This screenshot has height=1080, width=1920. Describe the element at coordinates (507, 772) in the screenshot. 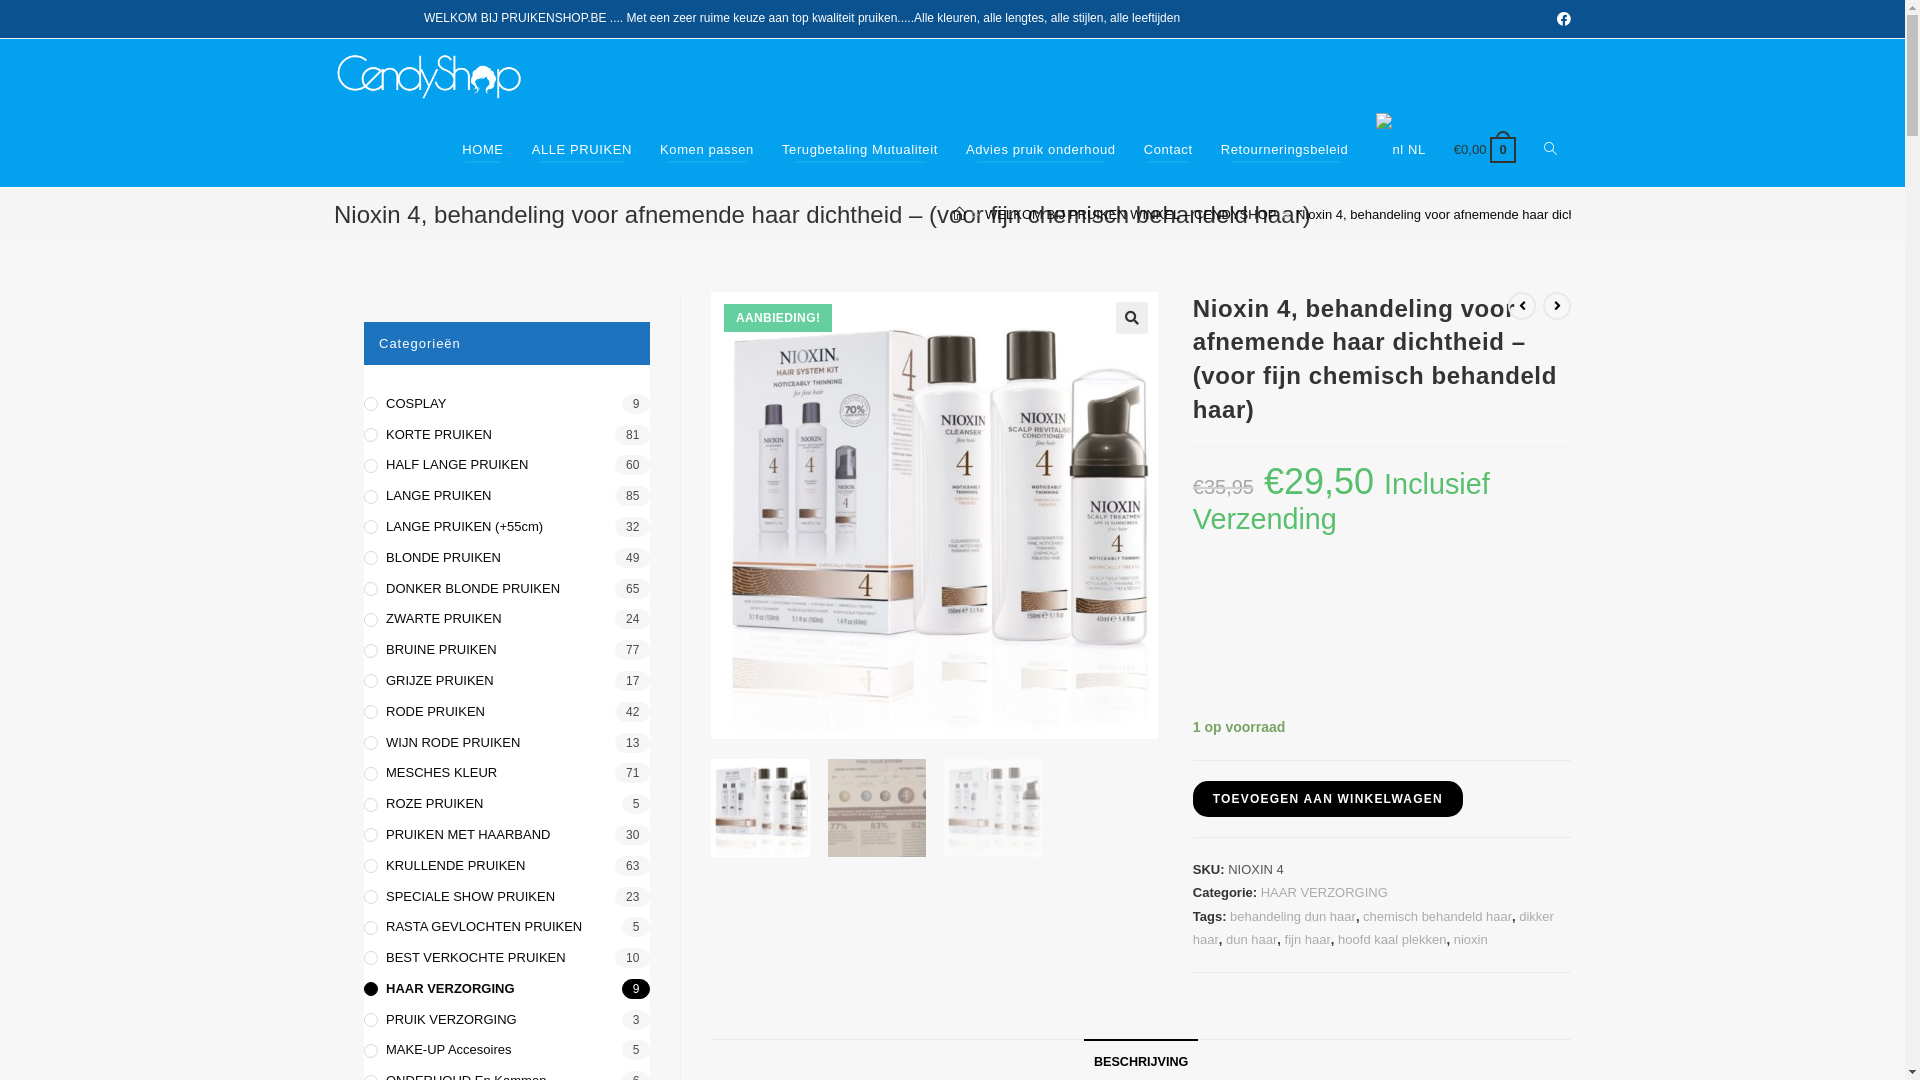

I see `'MESCHES KLEUR'` at that location.